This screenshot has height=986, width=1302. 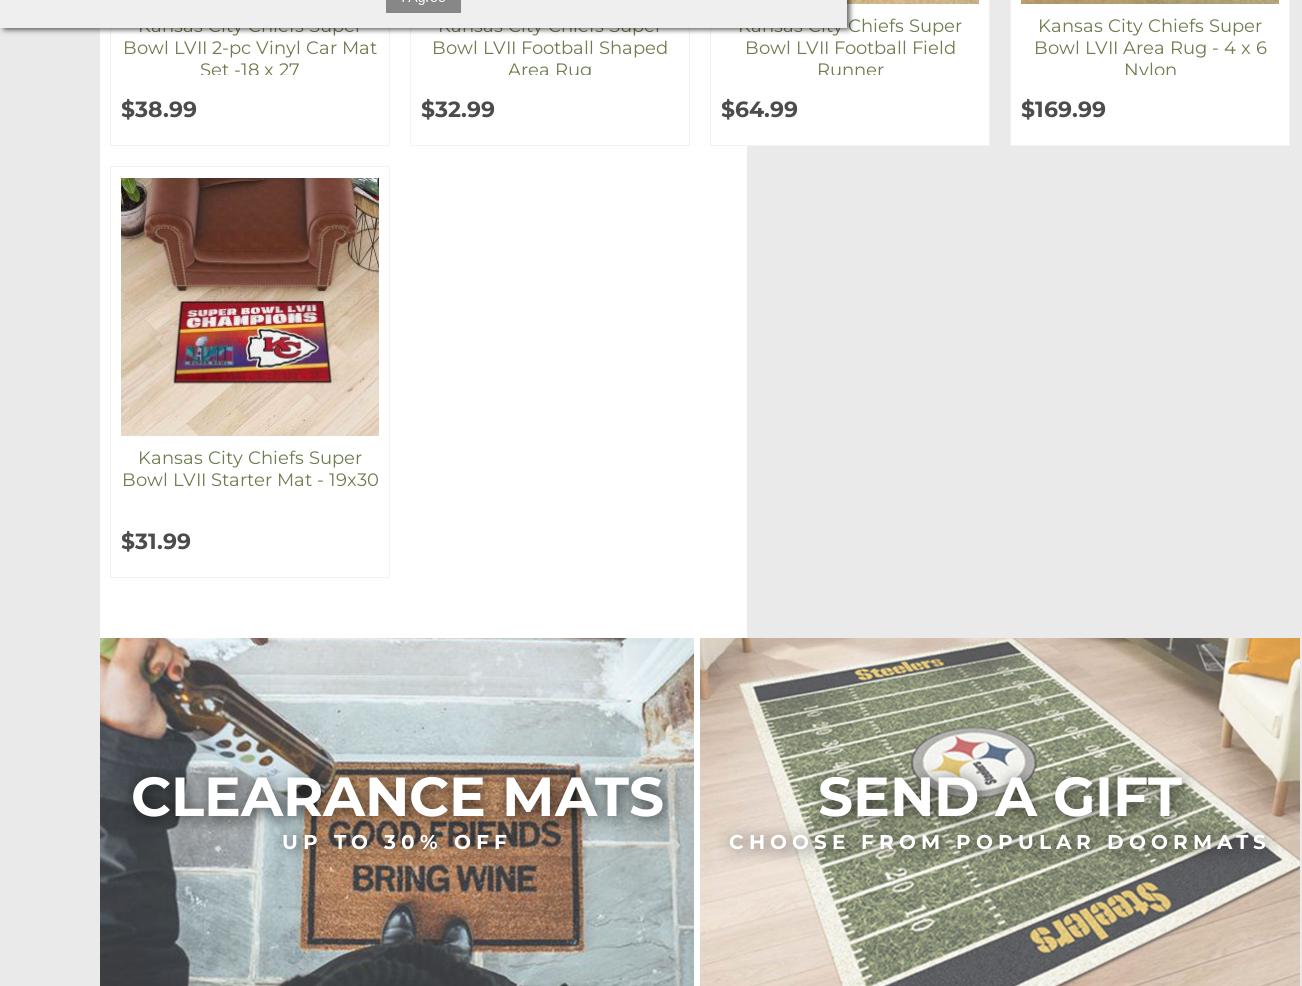 I want to click on 'Kansas City Chiefs Super Bowl LVII Area Rug - 4 x 6 Nylon', so click(x=1032, y=47).